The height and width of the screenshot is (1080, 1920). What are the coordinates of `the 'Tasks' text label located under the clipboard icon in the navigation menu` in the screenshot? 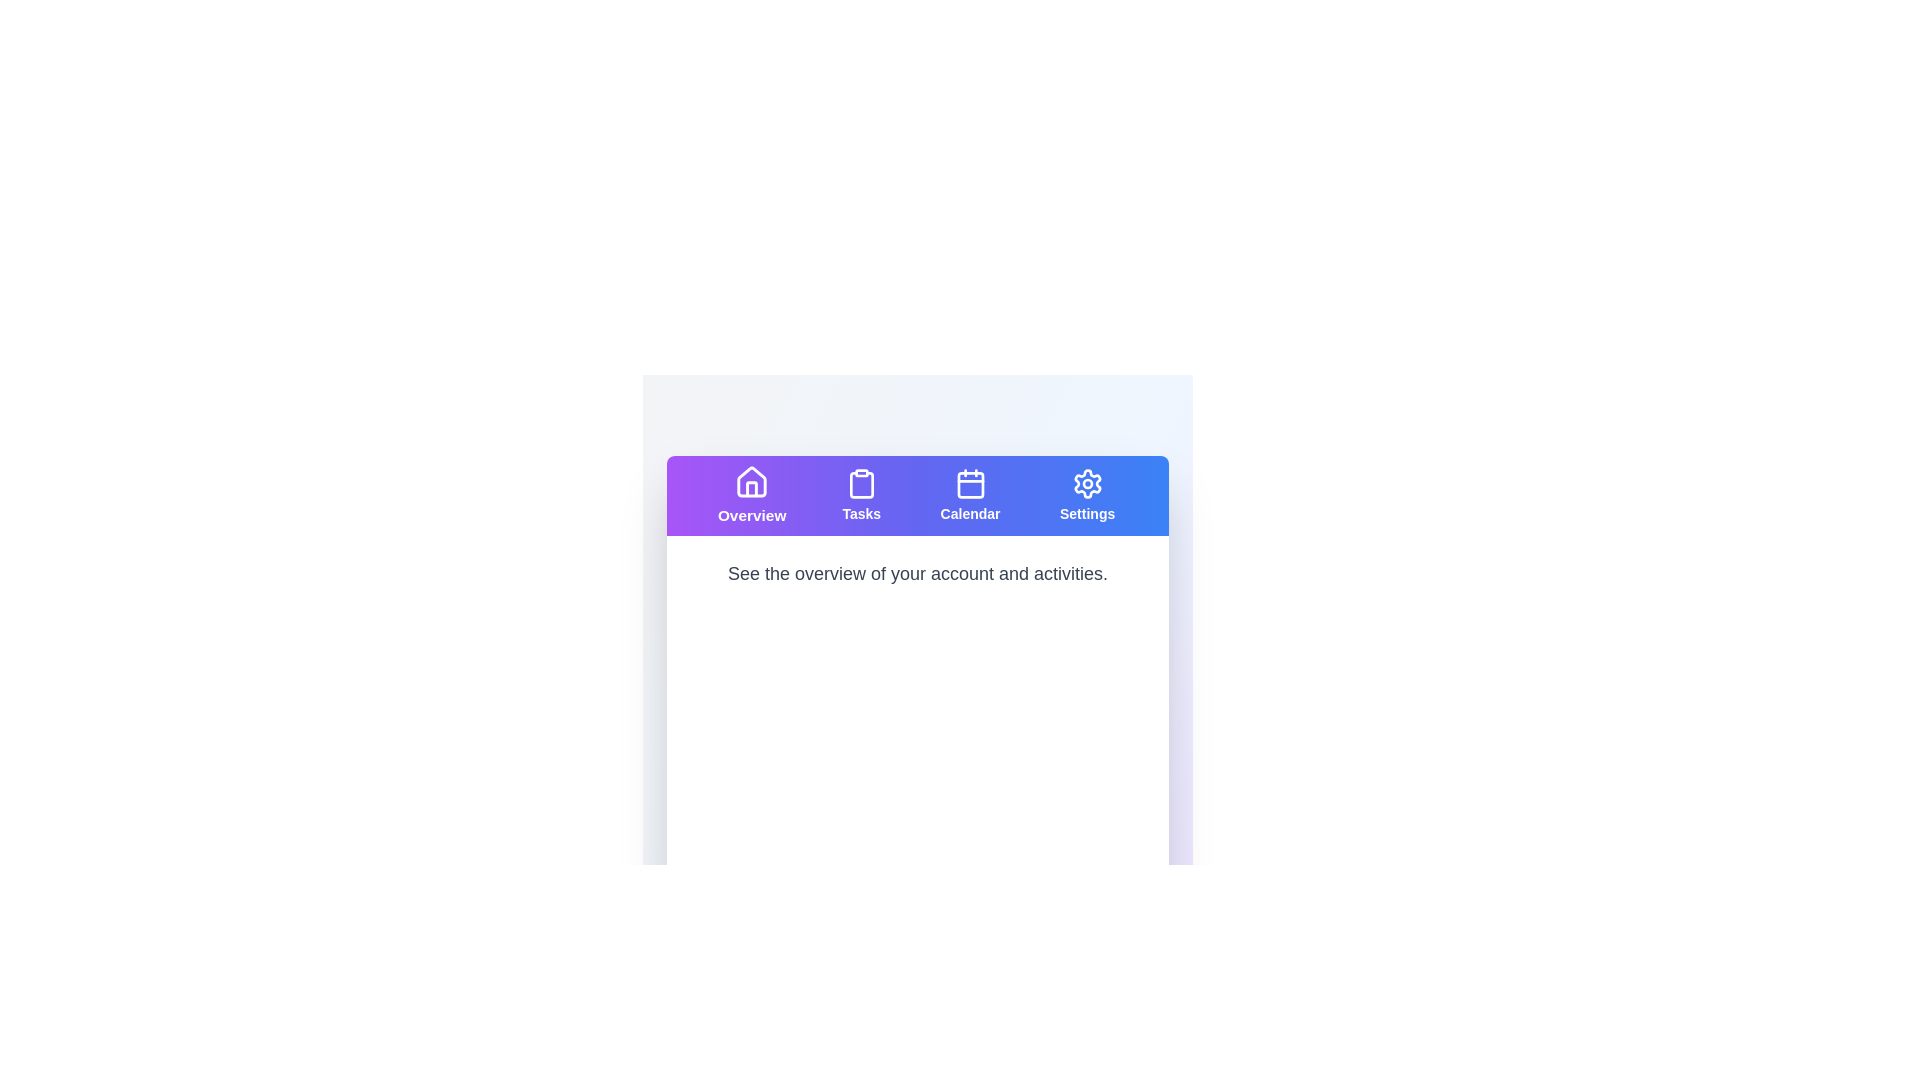 It's located at (861, 513).